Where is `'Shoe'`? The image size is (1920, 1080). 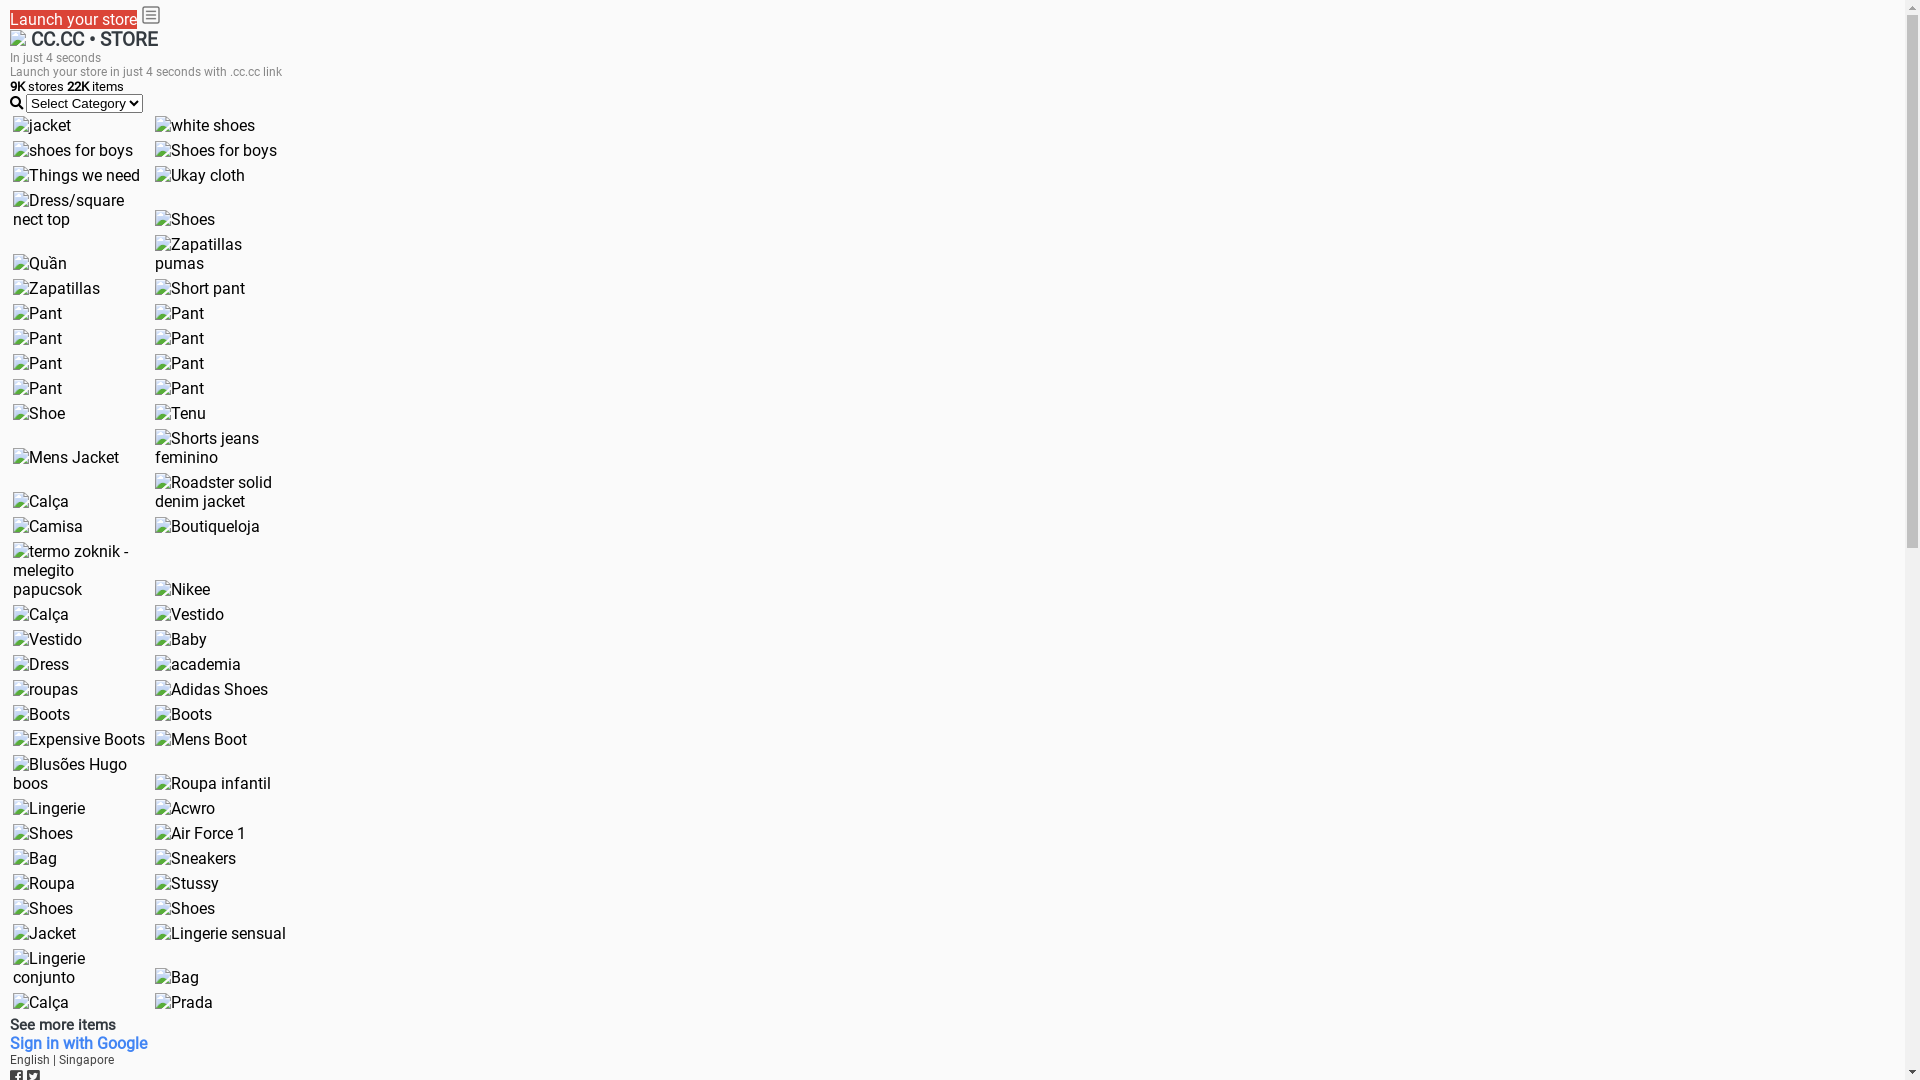
'Shoe' is located at coordinates (38, 412).